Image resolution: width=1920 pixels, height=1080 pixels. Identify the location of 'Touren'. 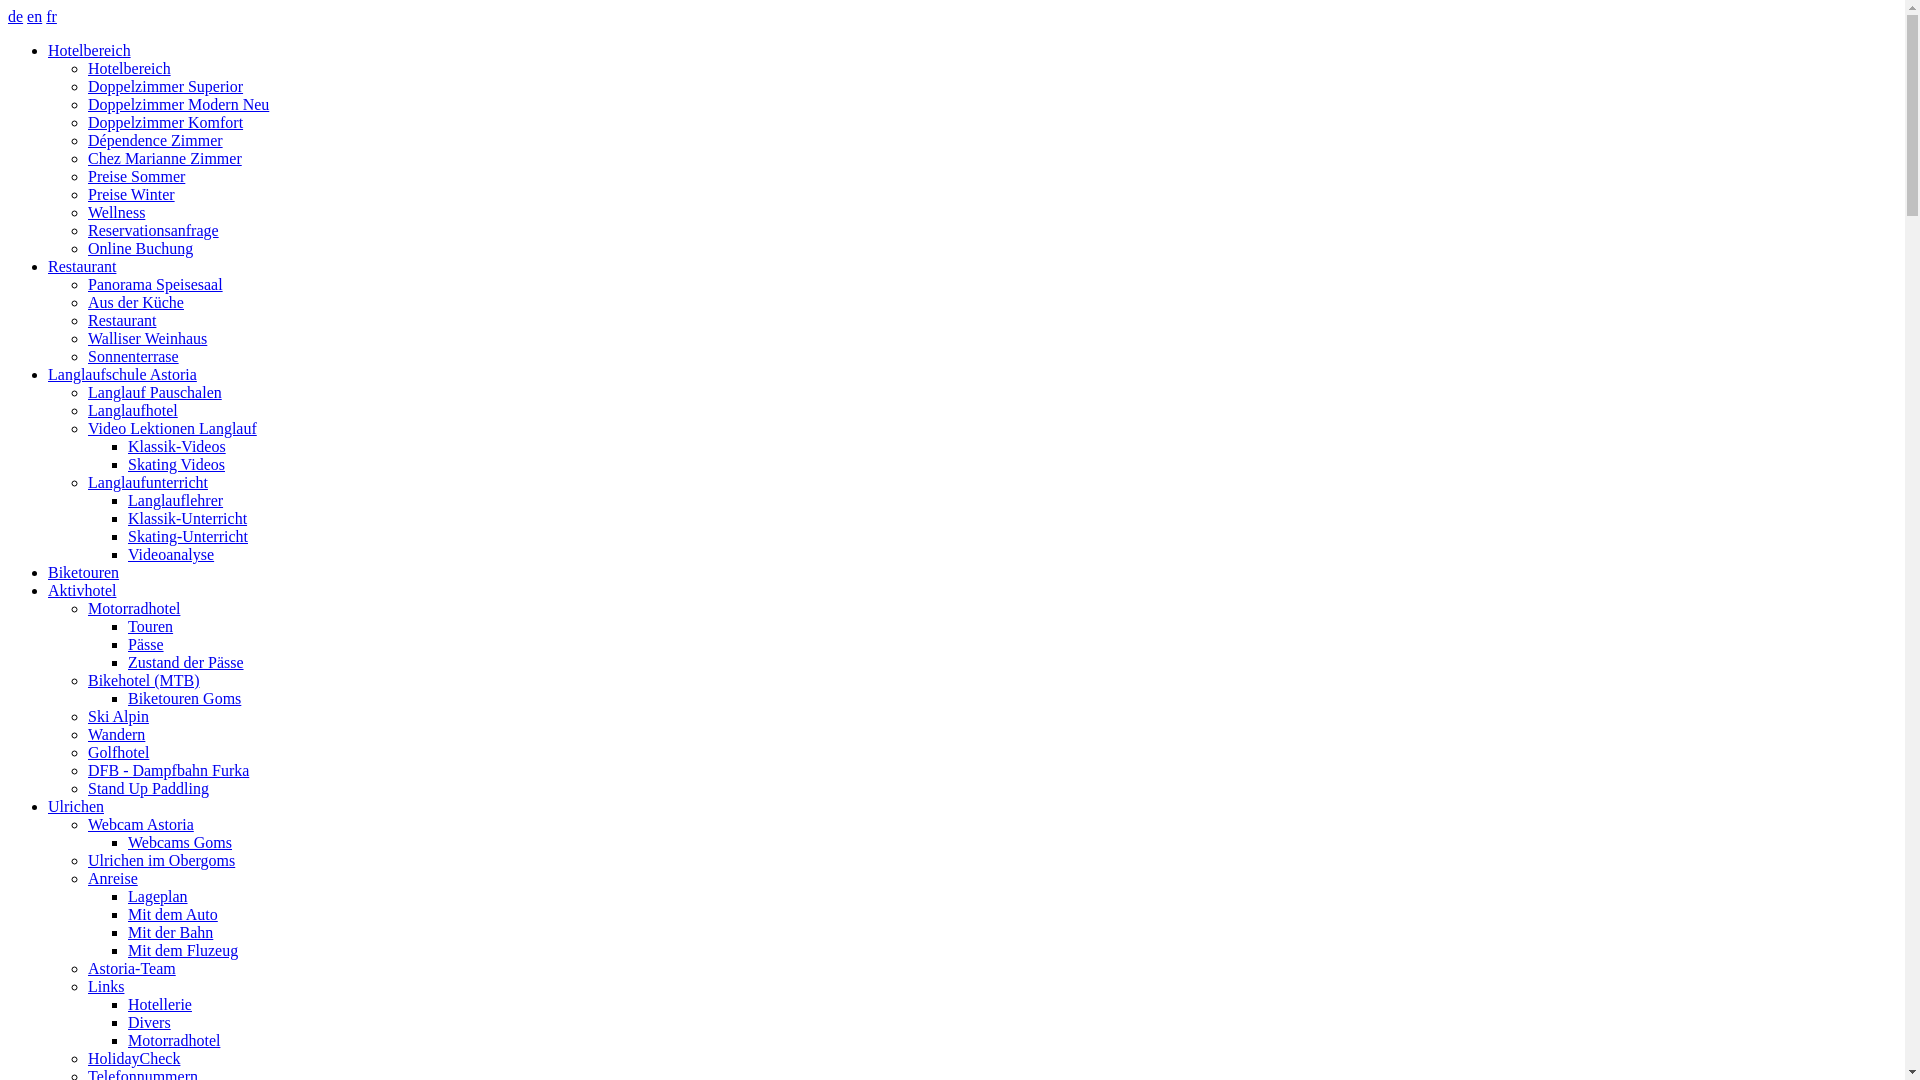
(127, 625).